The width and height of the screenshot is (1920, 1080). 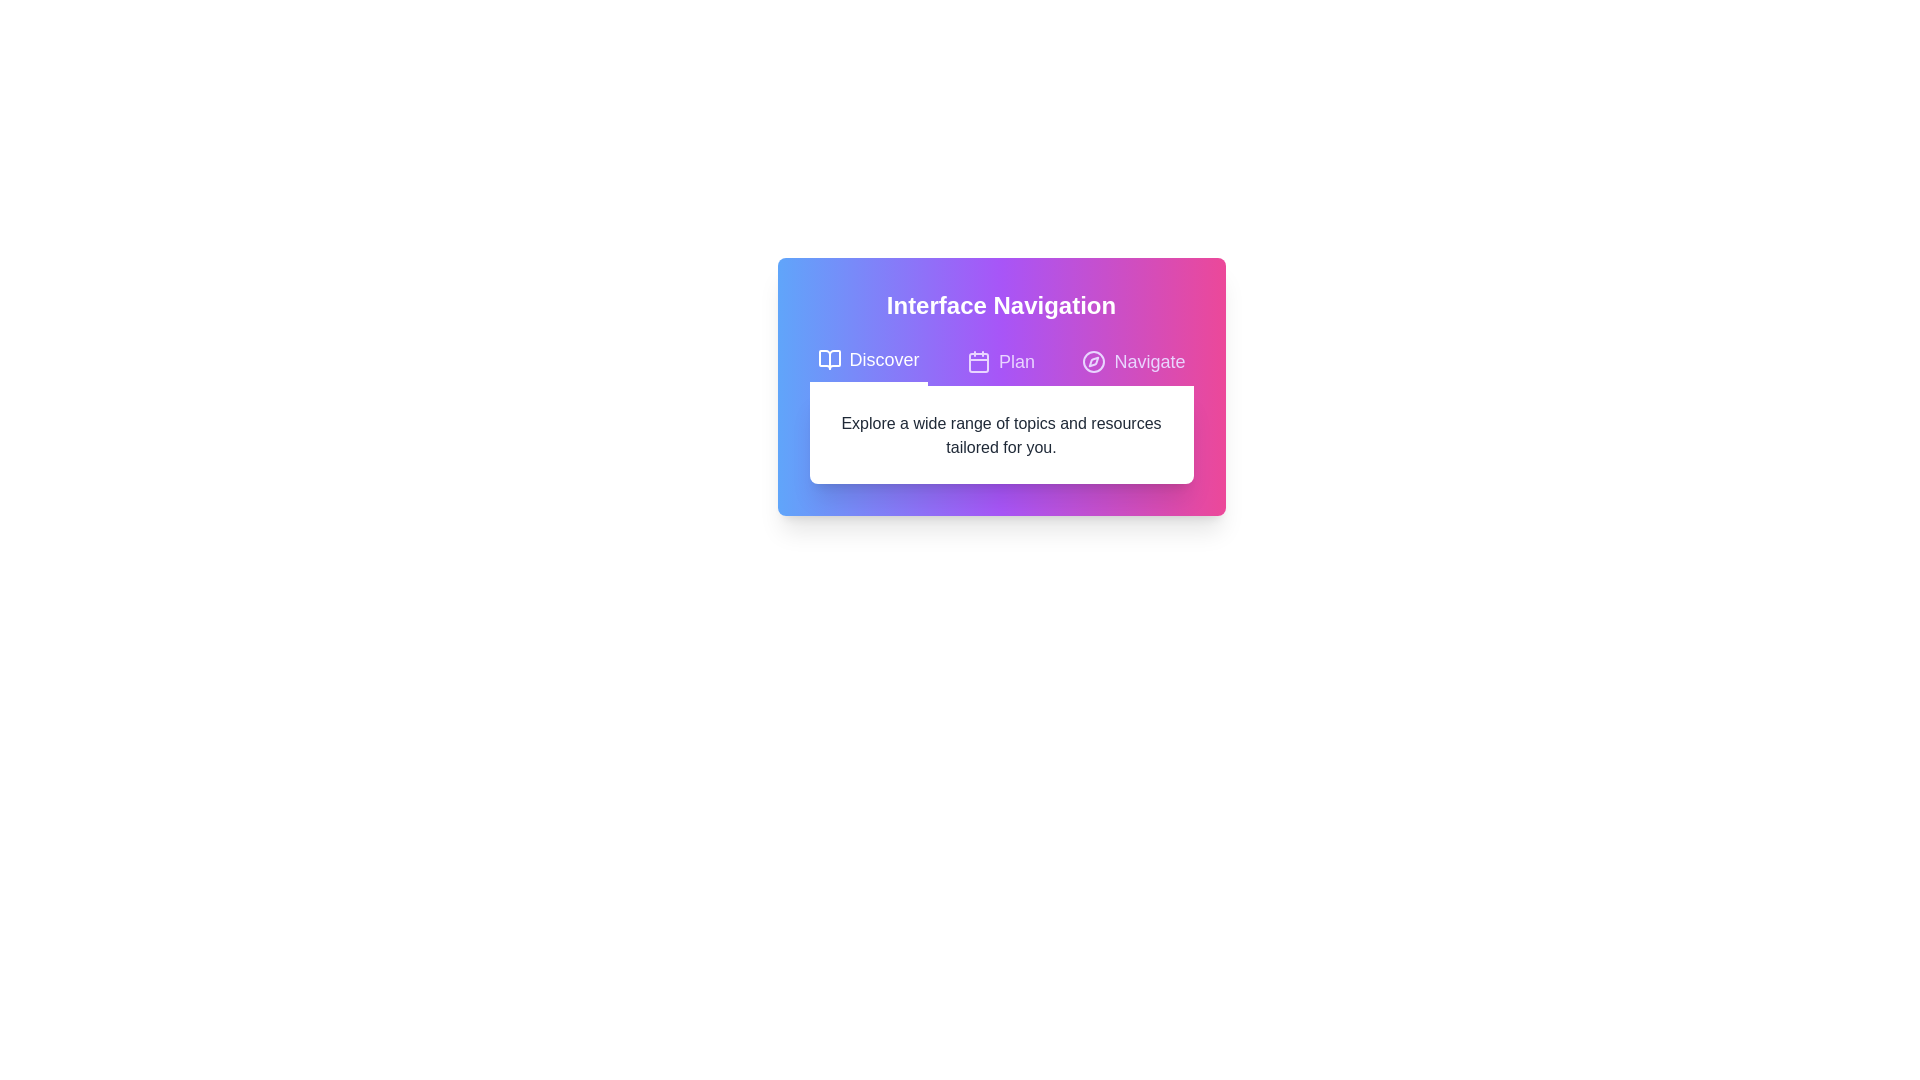 What do you see at coordinates (1093, 362) in the screenshot?
I see `the circular compass icon component located centrally within the compass icon in the top-right quadrant of the 'Interface Navigation' card` at bounding box center [1093, 362].